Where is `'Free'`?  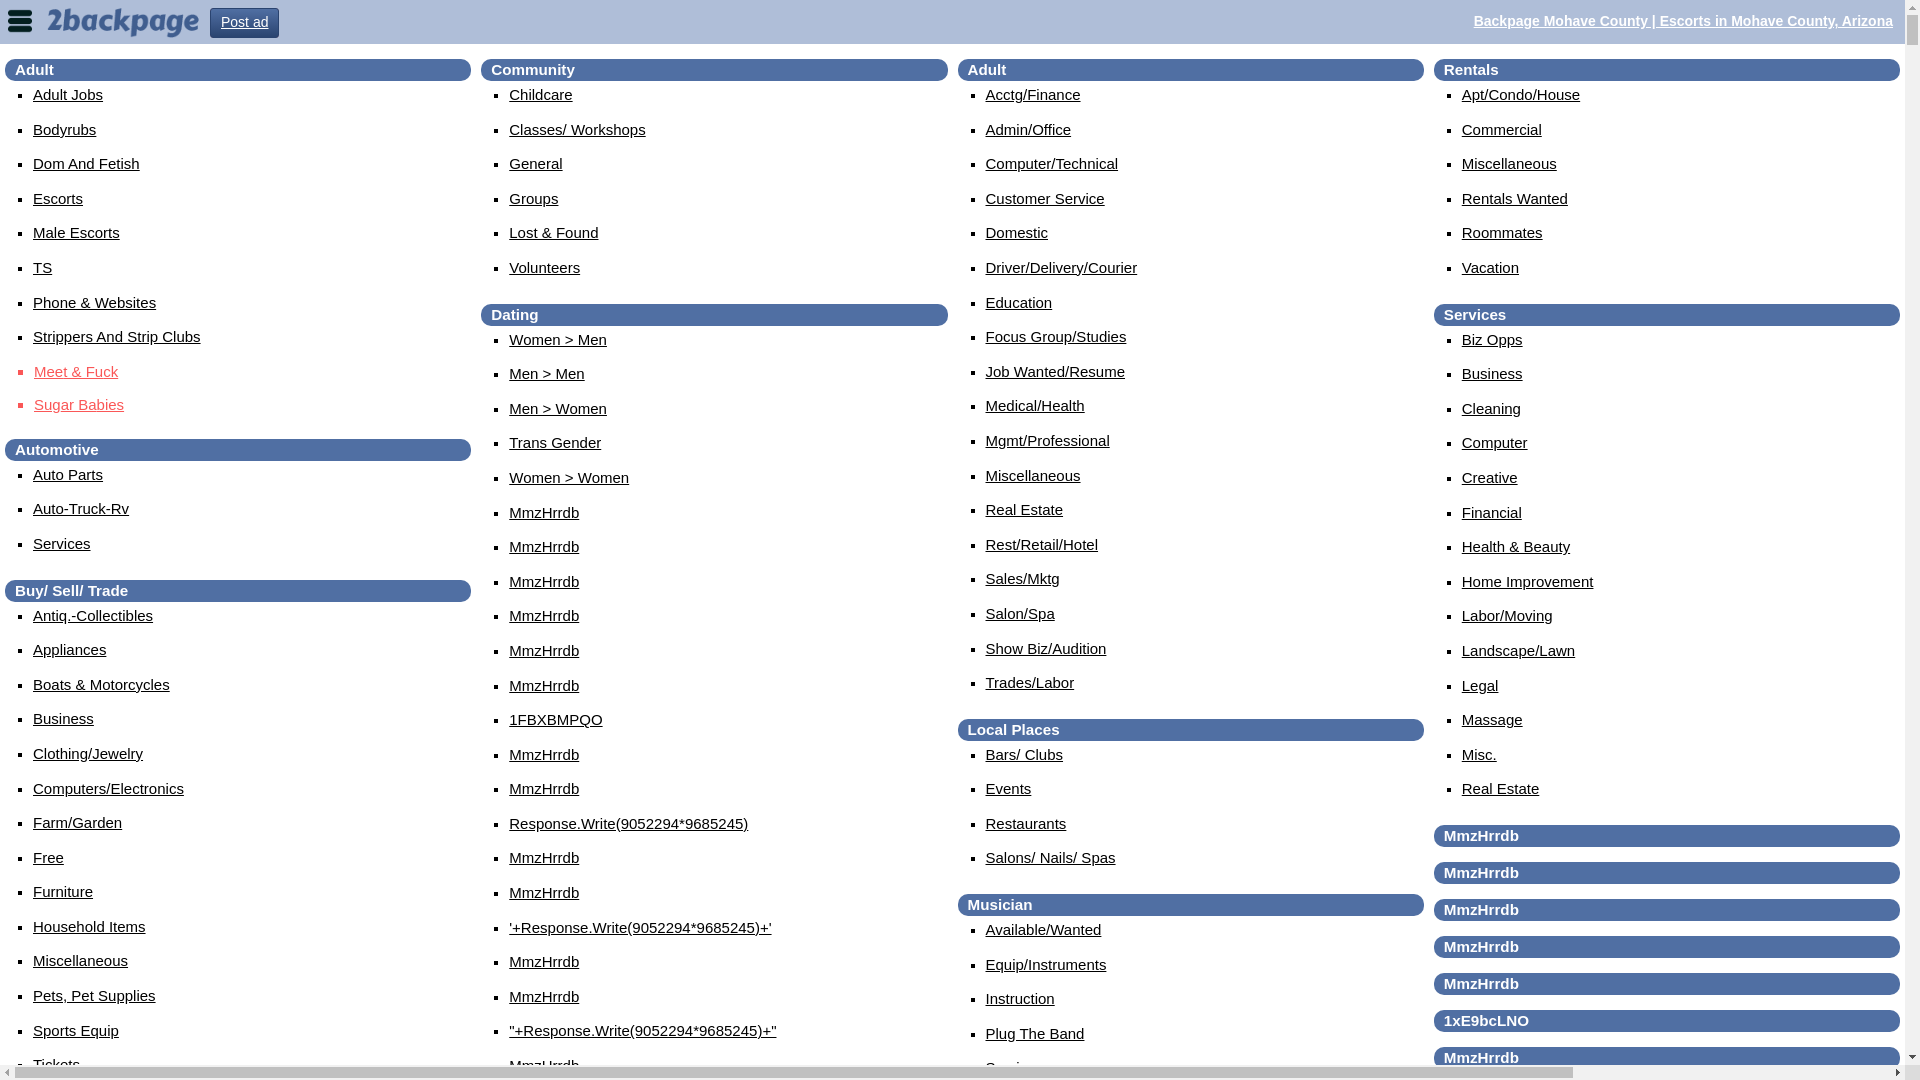 'Free' is located at coordinates (48, 856).